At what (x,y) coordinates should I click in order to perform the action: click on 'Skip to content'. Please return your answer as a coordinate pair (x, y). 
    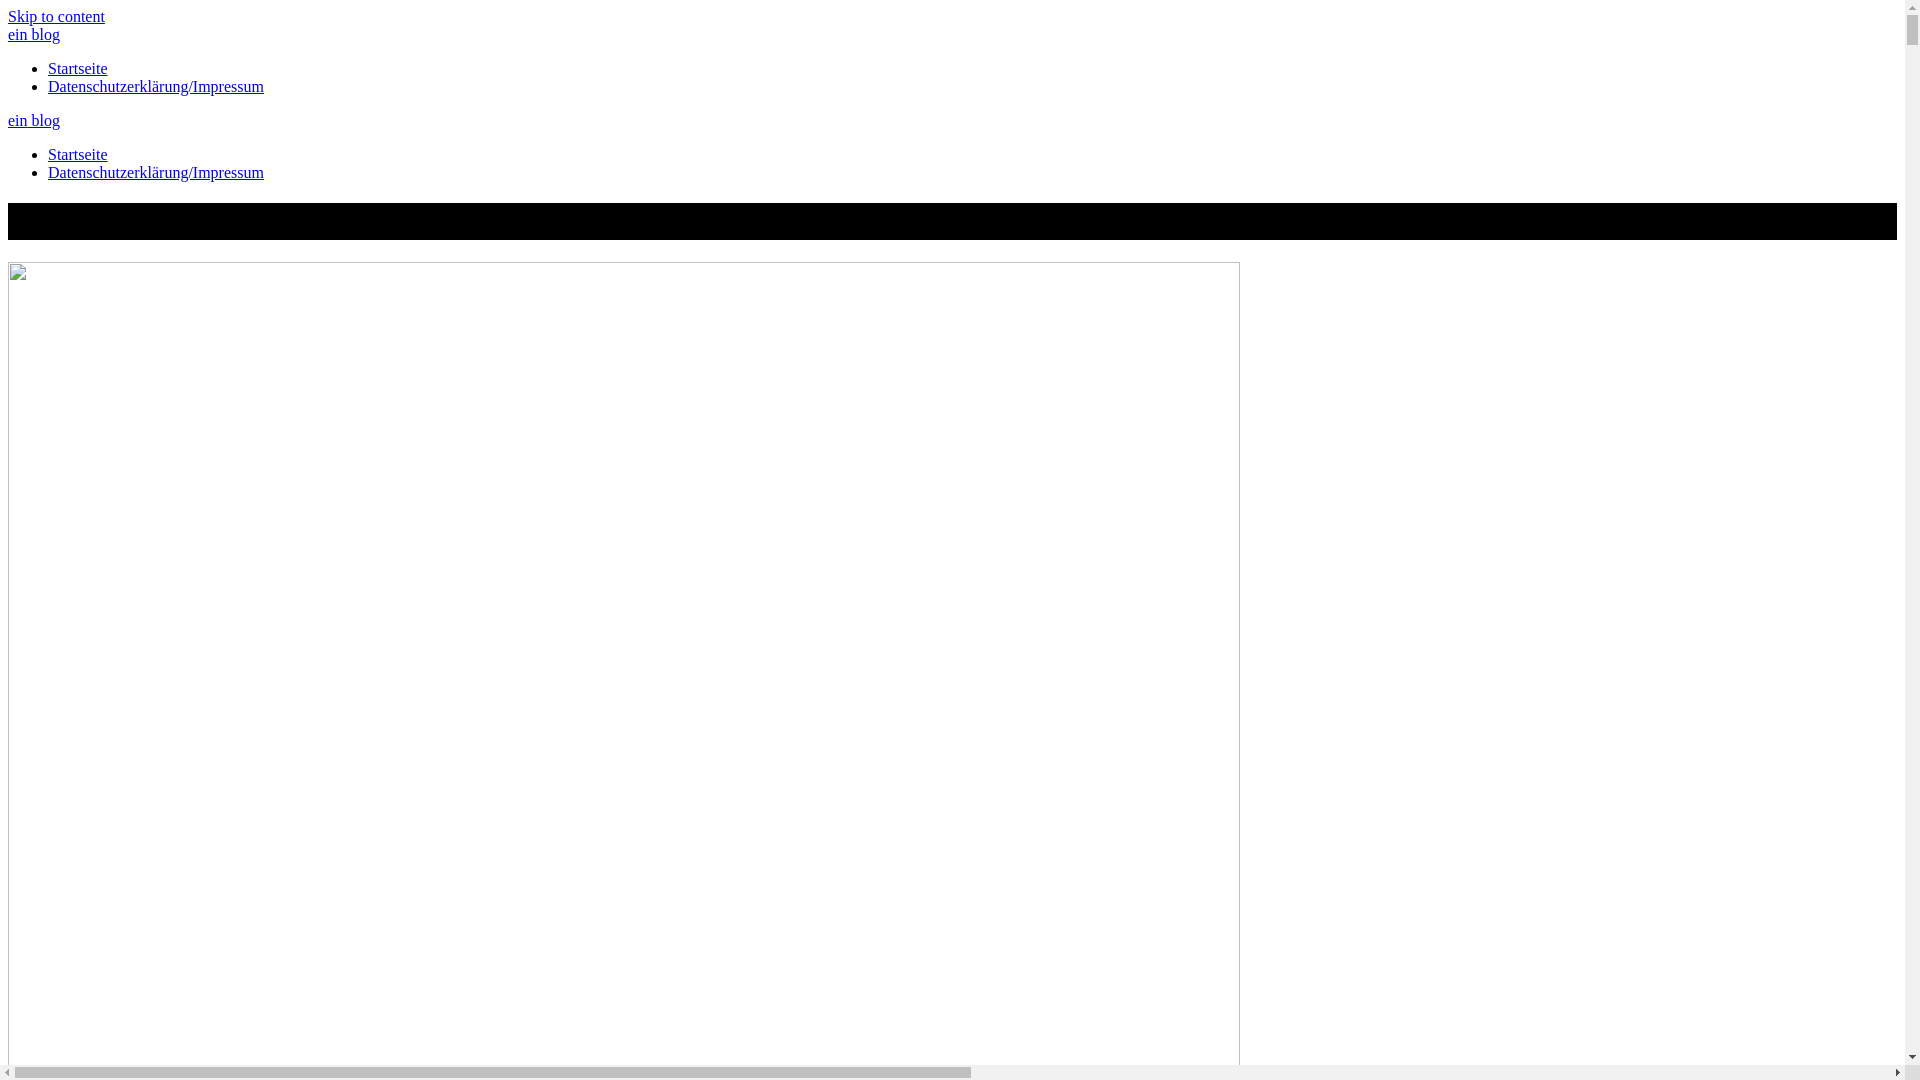
    Looking at the image, I should click on (56, 16).